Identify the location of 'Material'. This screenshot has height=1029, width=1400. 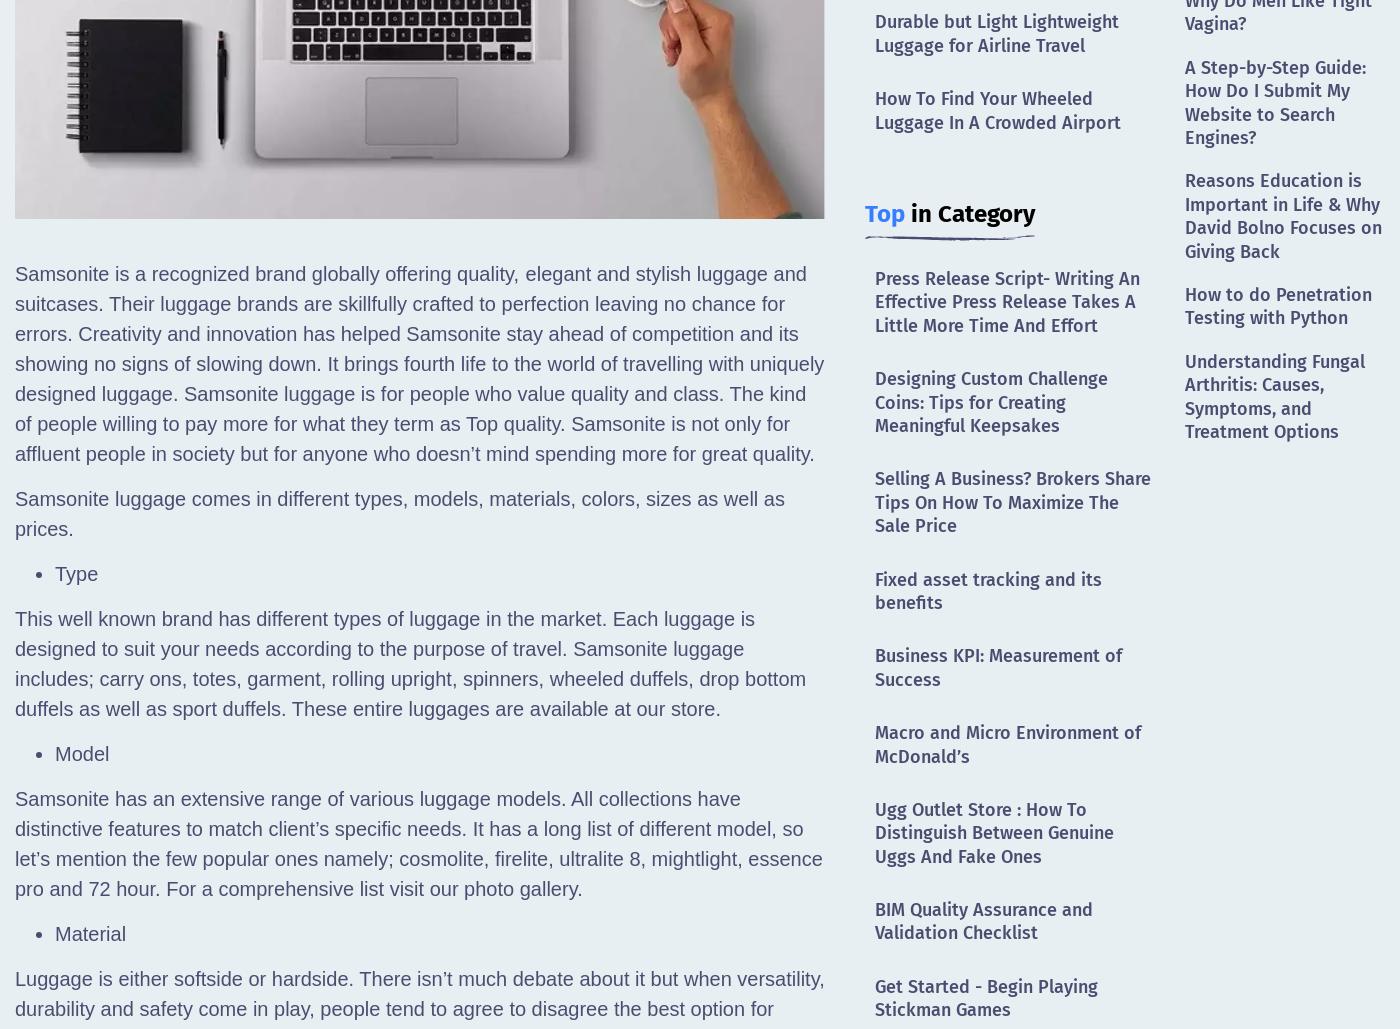
(89, 934).